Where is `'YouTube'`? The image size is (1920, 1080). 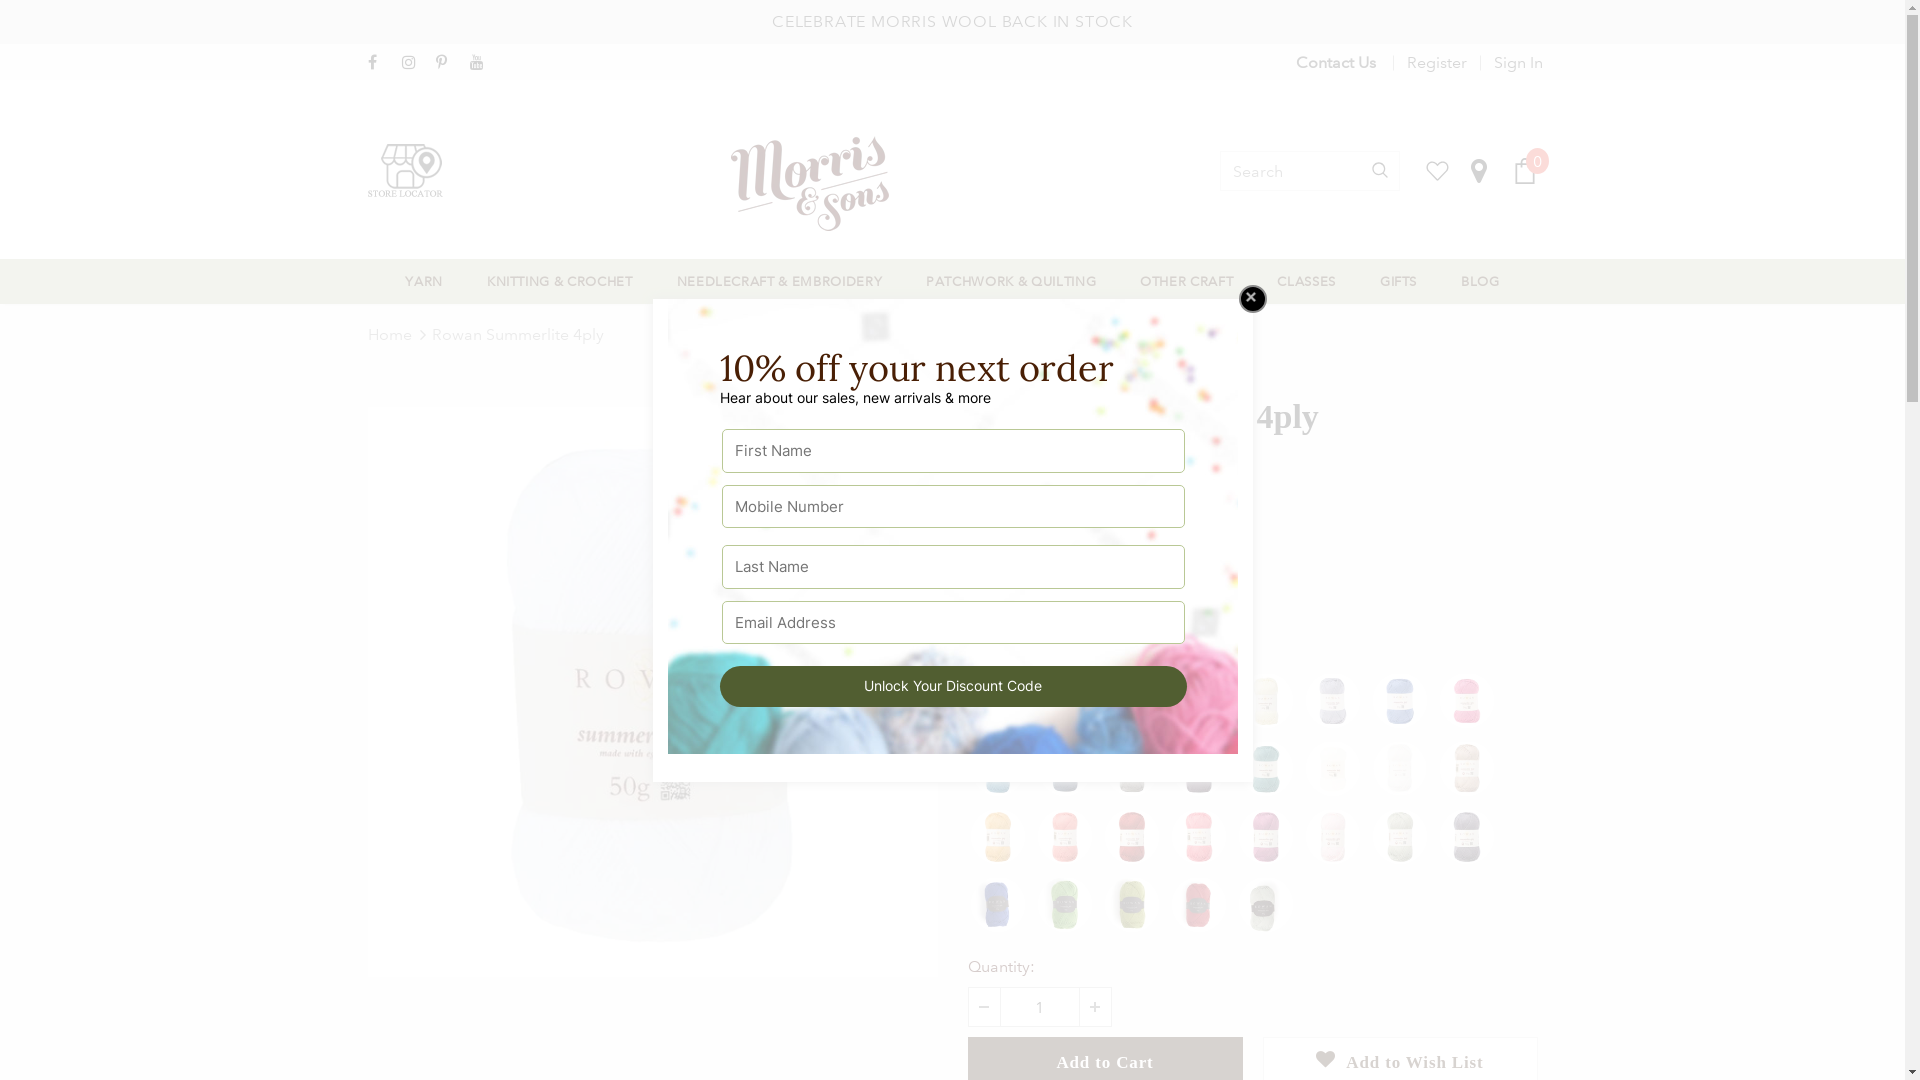
'YouTube' is located at coordinates (482, 62).